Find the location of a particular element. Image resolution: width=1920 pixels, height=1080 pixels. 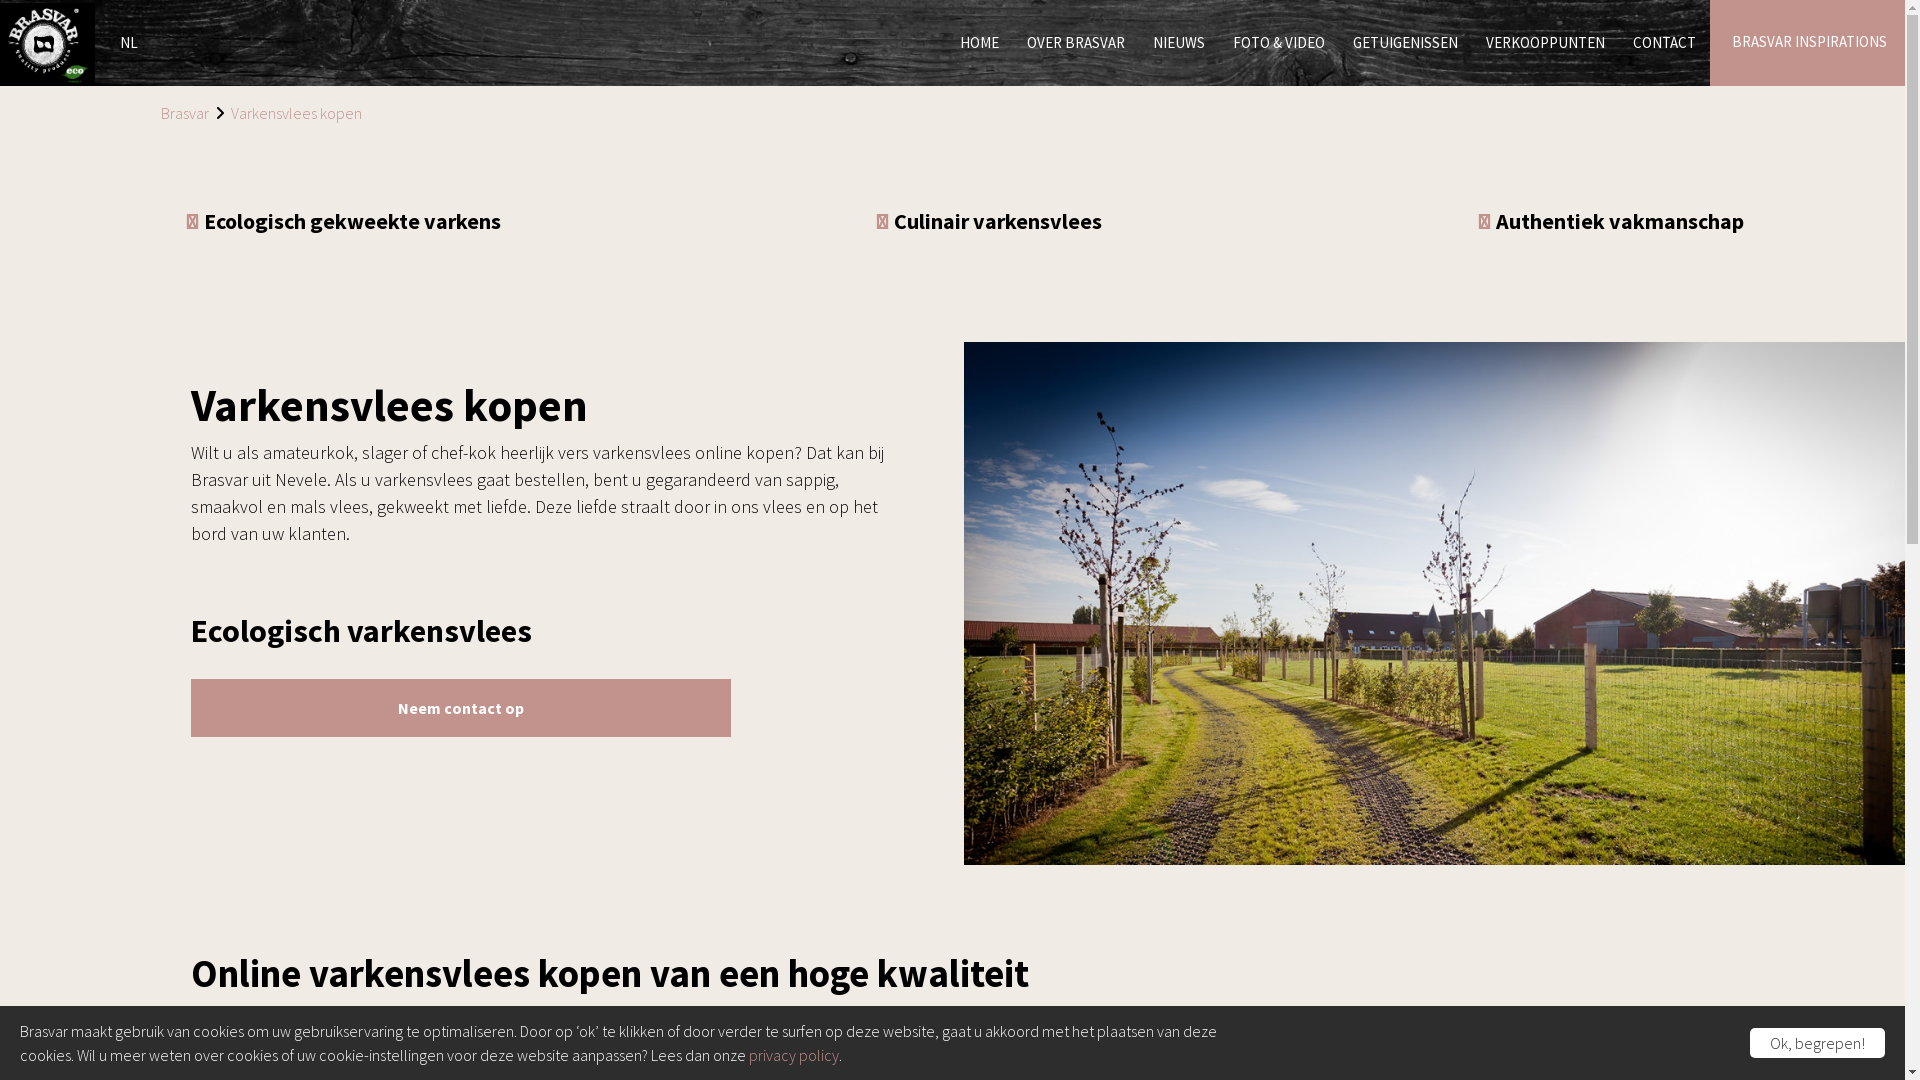

'BRASVAR INSPIRATIONS' is located at coordinates (1708, 42).